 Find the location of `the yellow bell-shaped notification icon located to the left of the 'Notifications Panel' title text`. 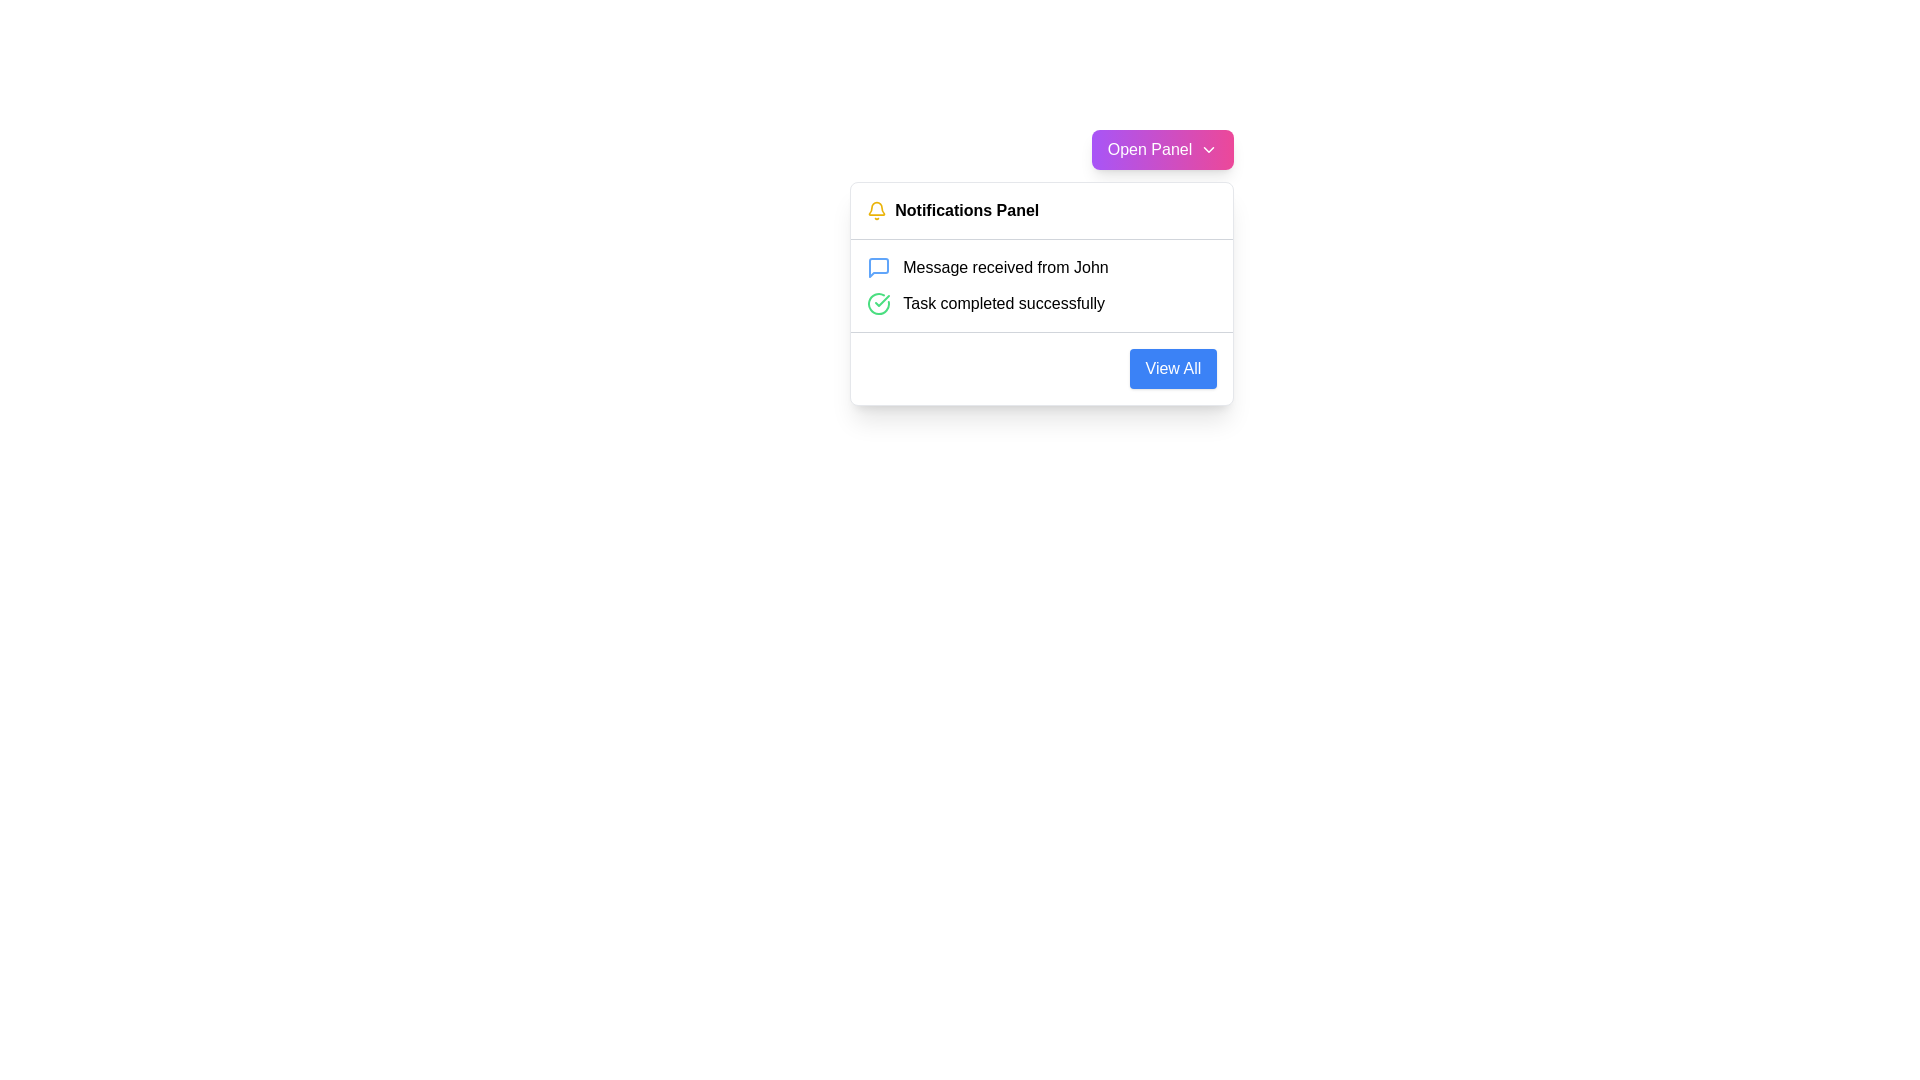

the yellow bell-shaped notification icon located to the left of the 'Notifications Panel' title text is located at coordinates (877, 211).